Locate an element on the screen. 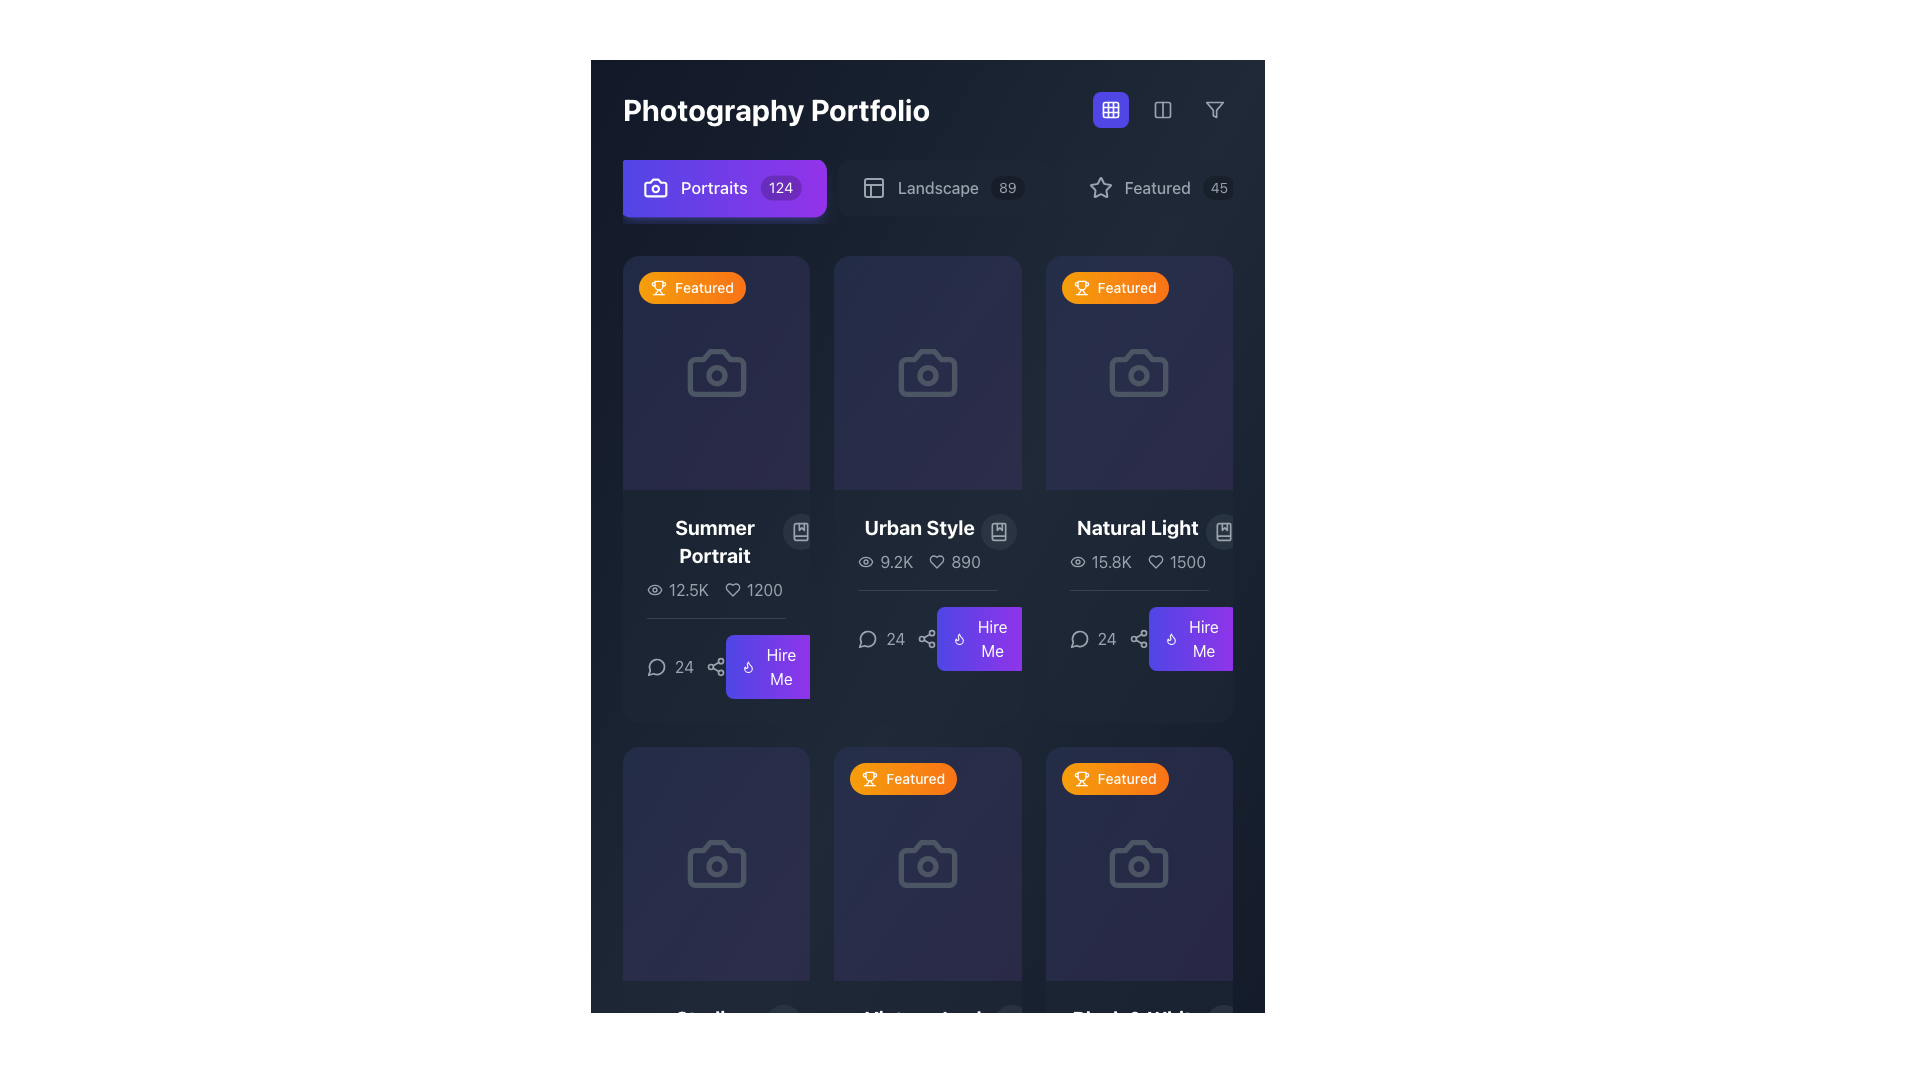  the numeric textual display reading '24', which is located at the bottom section of the second card in a card grid layout, positioned to the right of a chat bubble icon and to the left of a share icon is located at coordinates (894, 639).